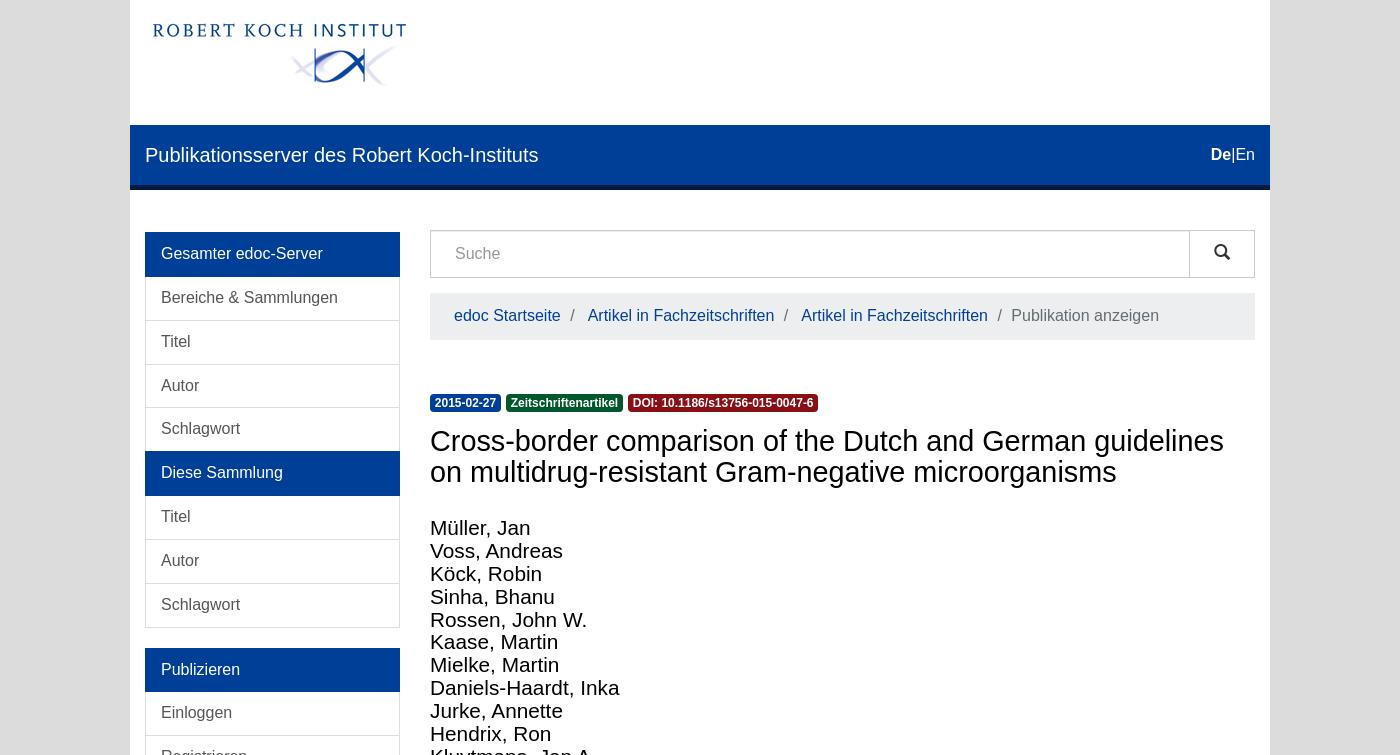 The width and height of the screenshot is (1400, 755). What do you see at coordinates (508, 617) in the screenshot?
I see `'Rossen, John W.'` at bounding box center [508, 617].